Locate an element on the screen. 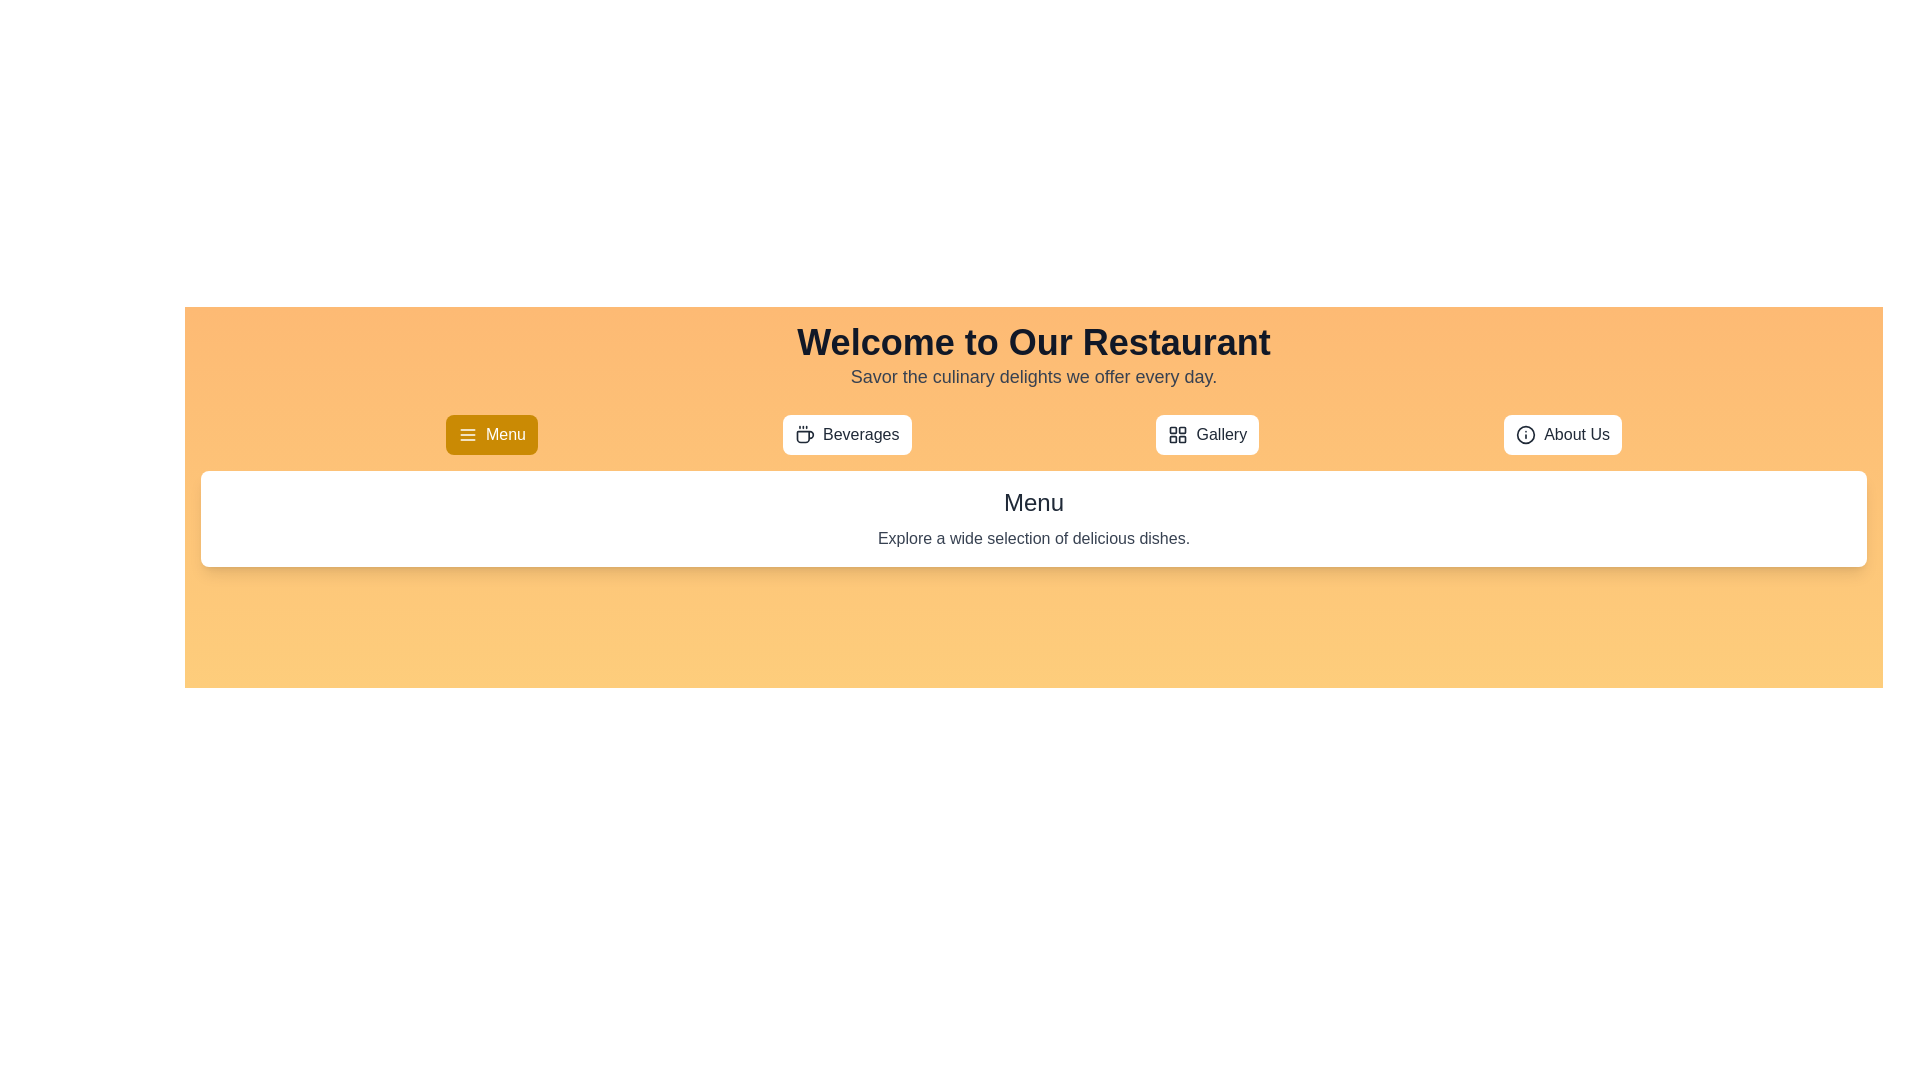 This screenshot has height=1080, width=1920. the Beverages tab to view its content is located at coordinates (847, 434).